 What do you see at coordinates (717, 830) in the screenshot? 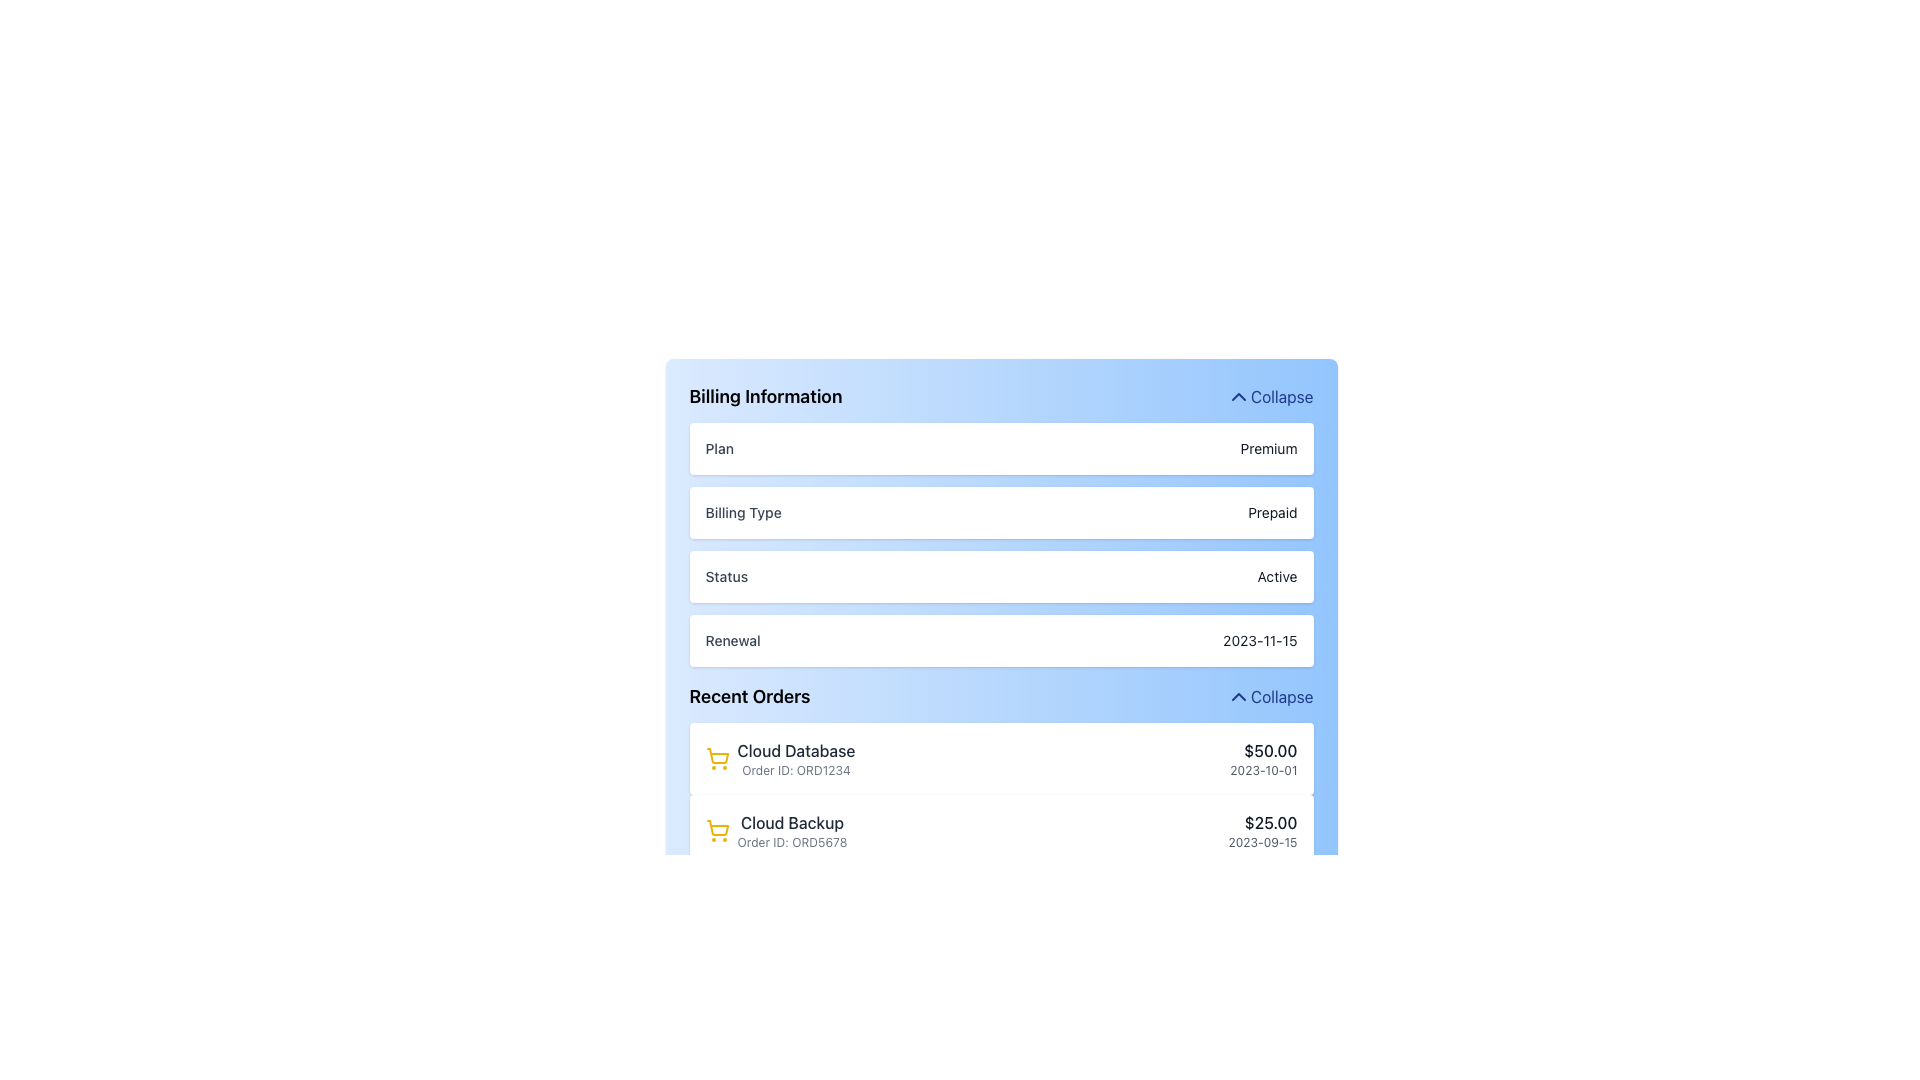
I see `the shopping cart icon in the Recent Orders section, which is located to the left of the 'Cloud Backup' text and above the 'Order ID: ORD5678'` at bounding box center [717, 830].